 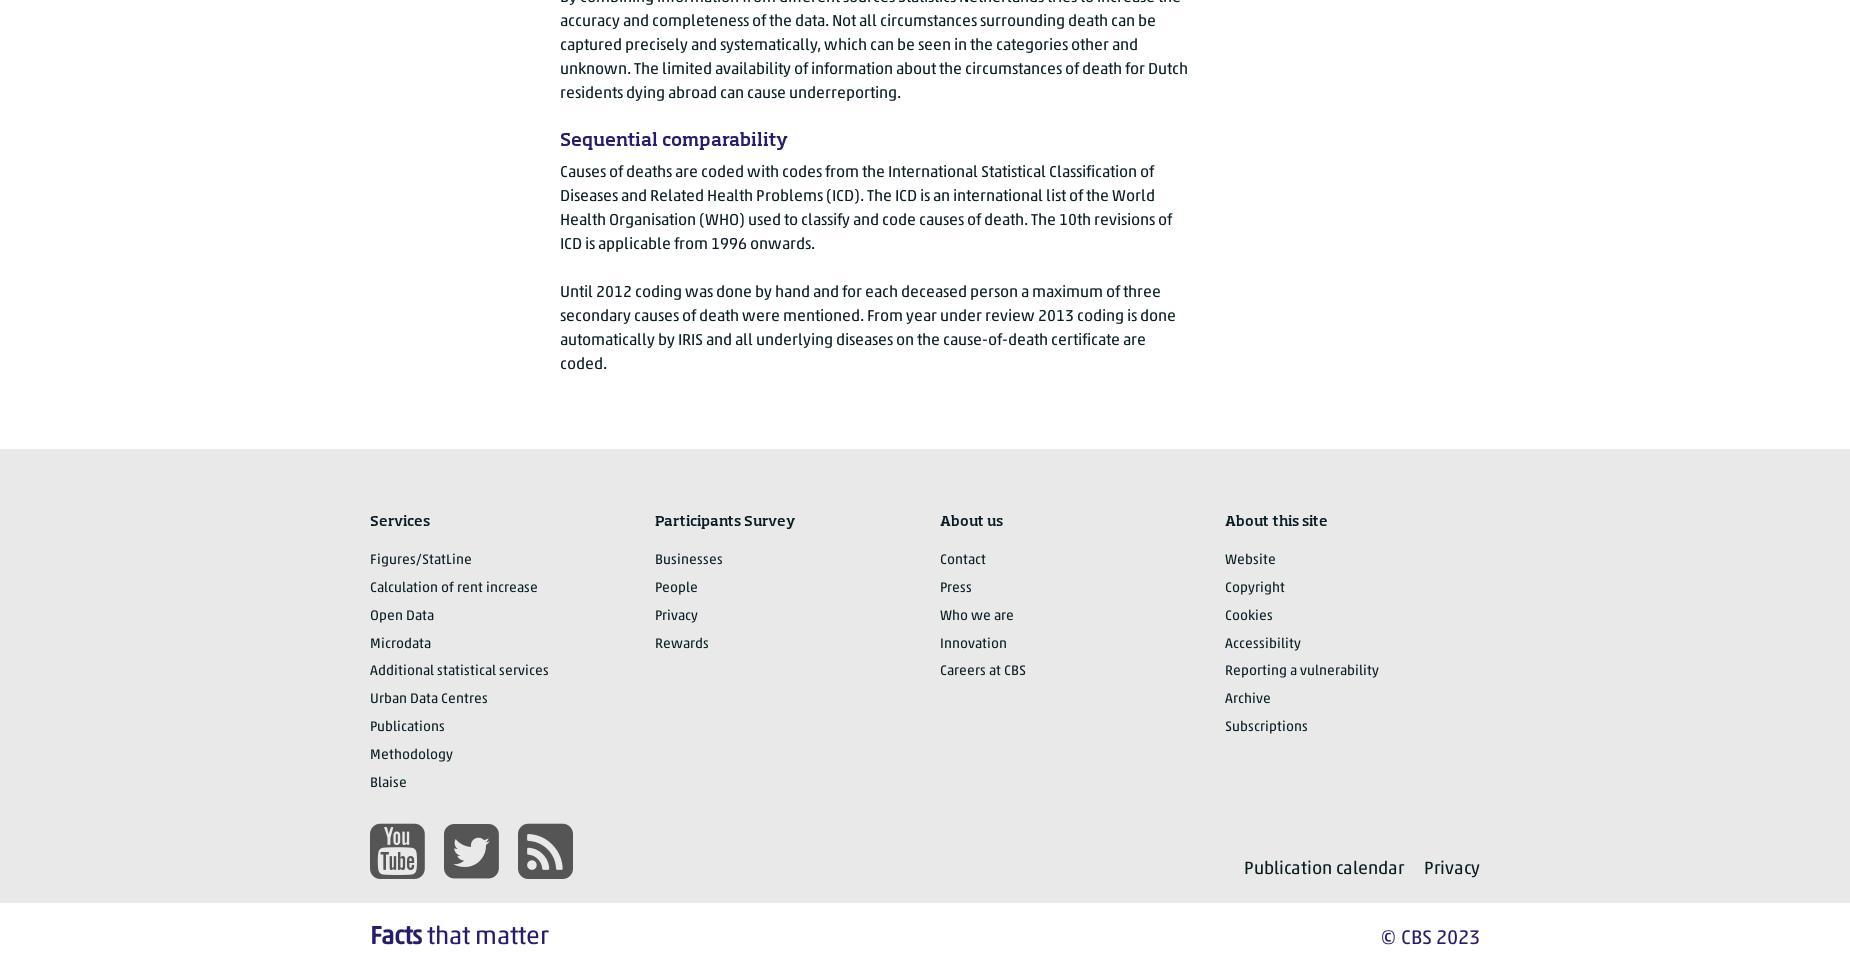 What do you see at coordinates (688, 559) in the screenshot?
I see `'Businesses'` at bounding box center [688, 559].